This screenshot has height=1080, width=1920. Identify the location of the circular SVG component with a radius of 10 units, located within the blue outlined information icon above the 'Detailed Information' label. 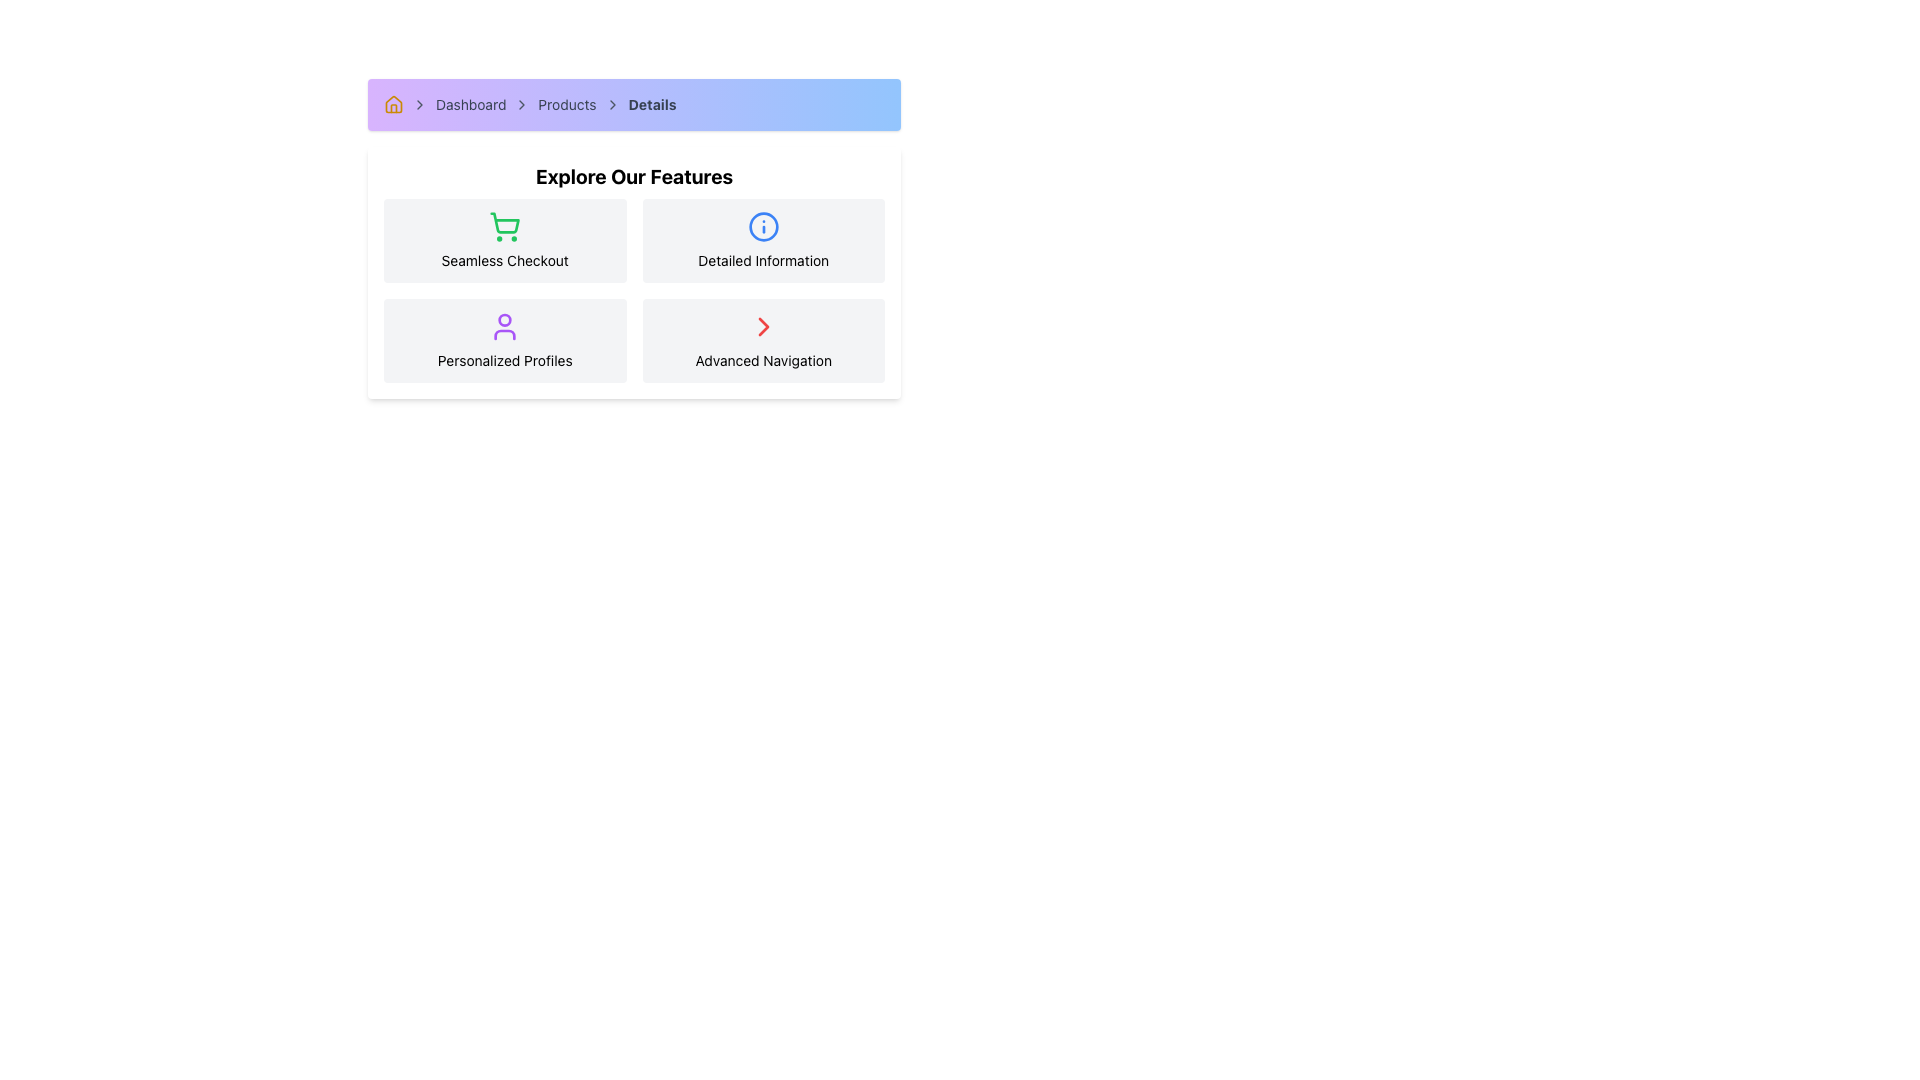
(762, 226).